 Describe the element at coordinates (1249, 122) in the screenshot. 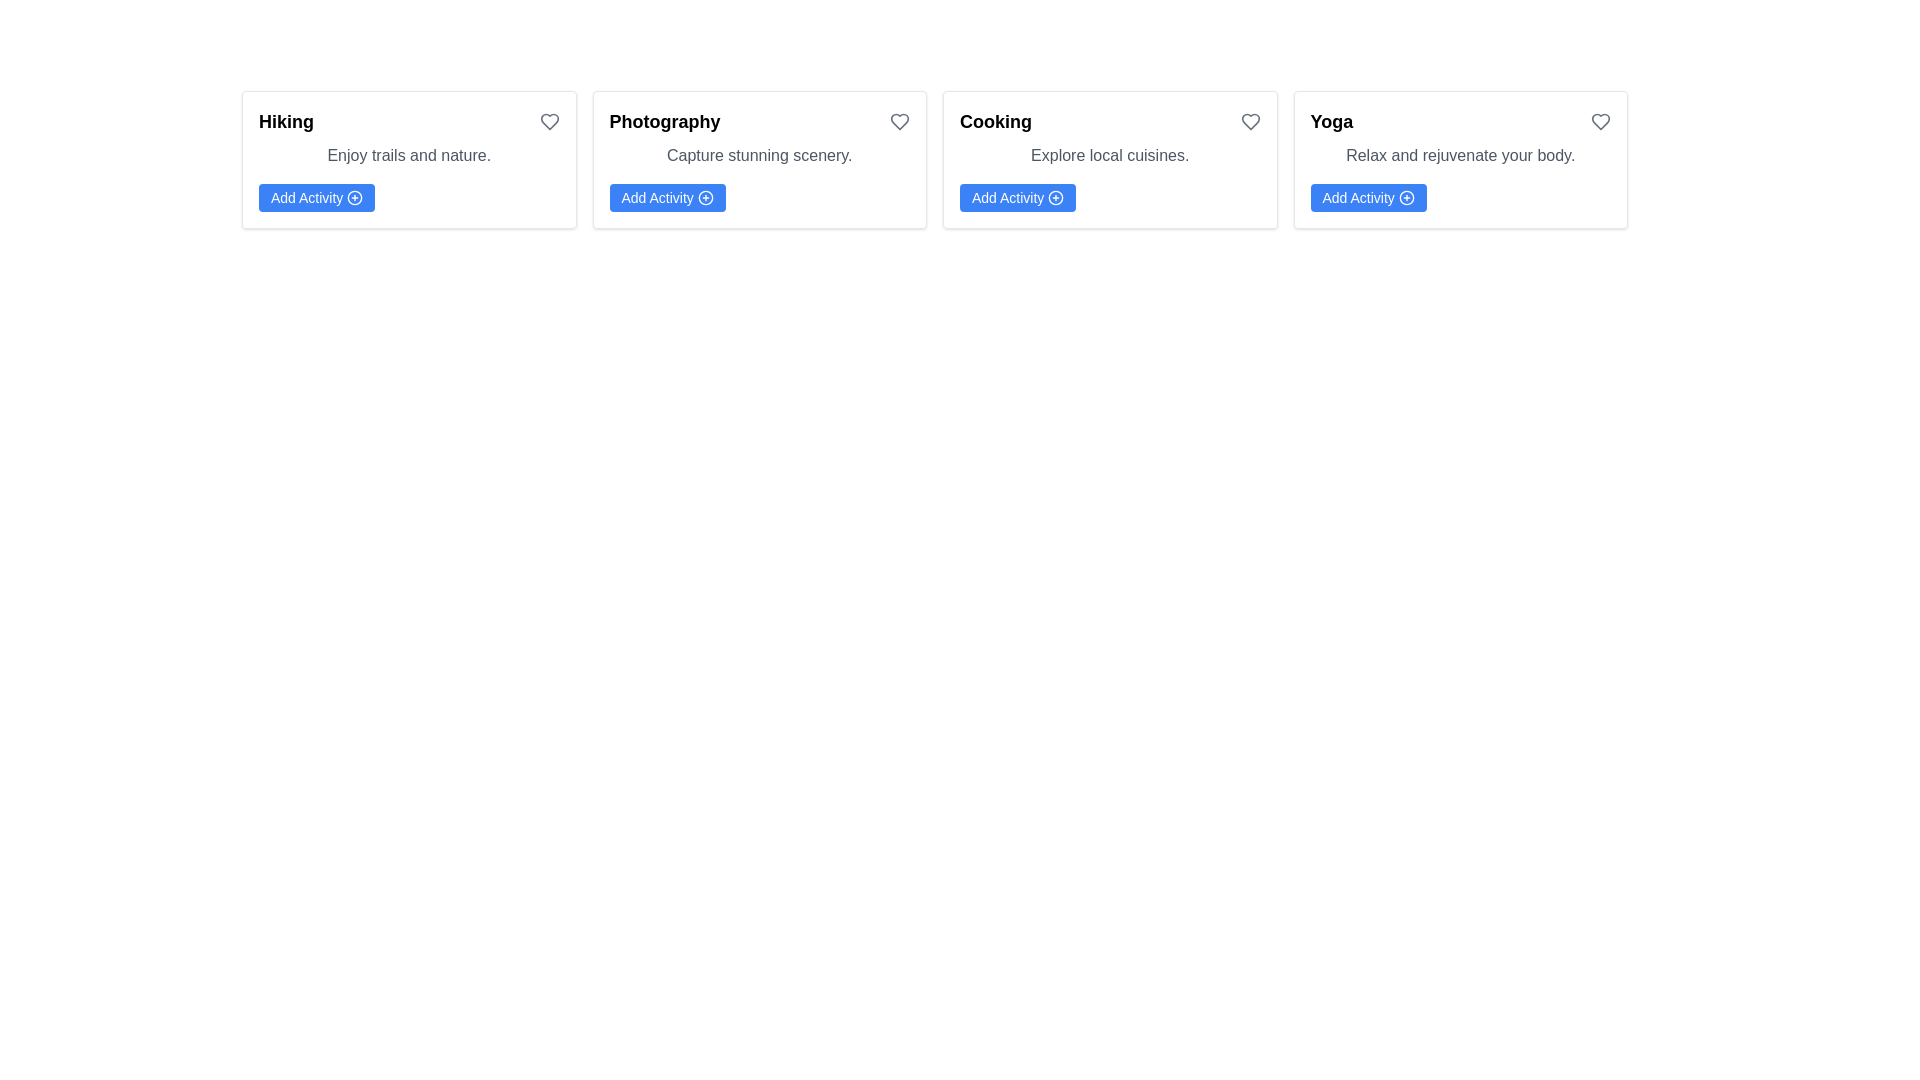

I see `the hollow heart-shaped icon in the top-right corner of the 'Cooking' activity card` at that location.